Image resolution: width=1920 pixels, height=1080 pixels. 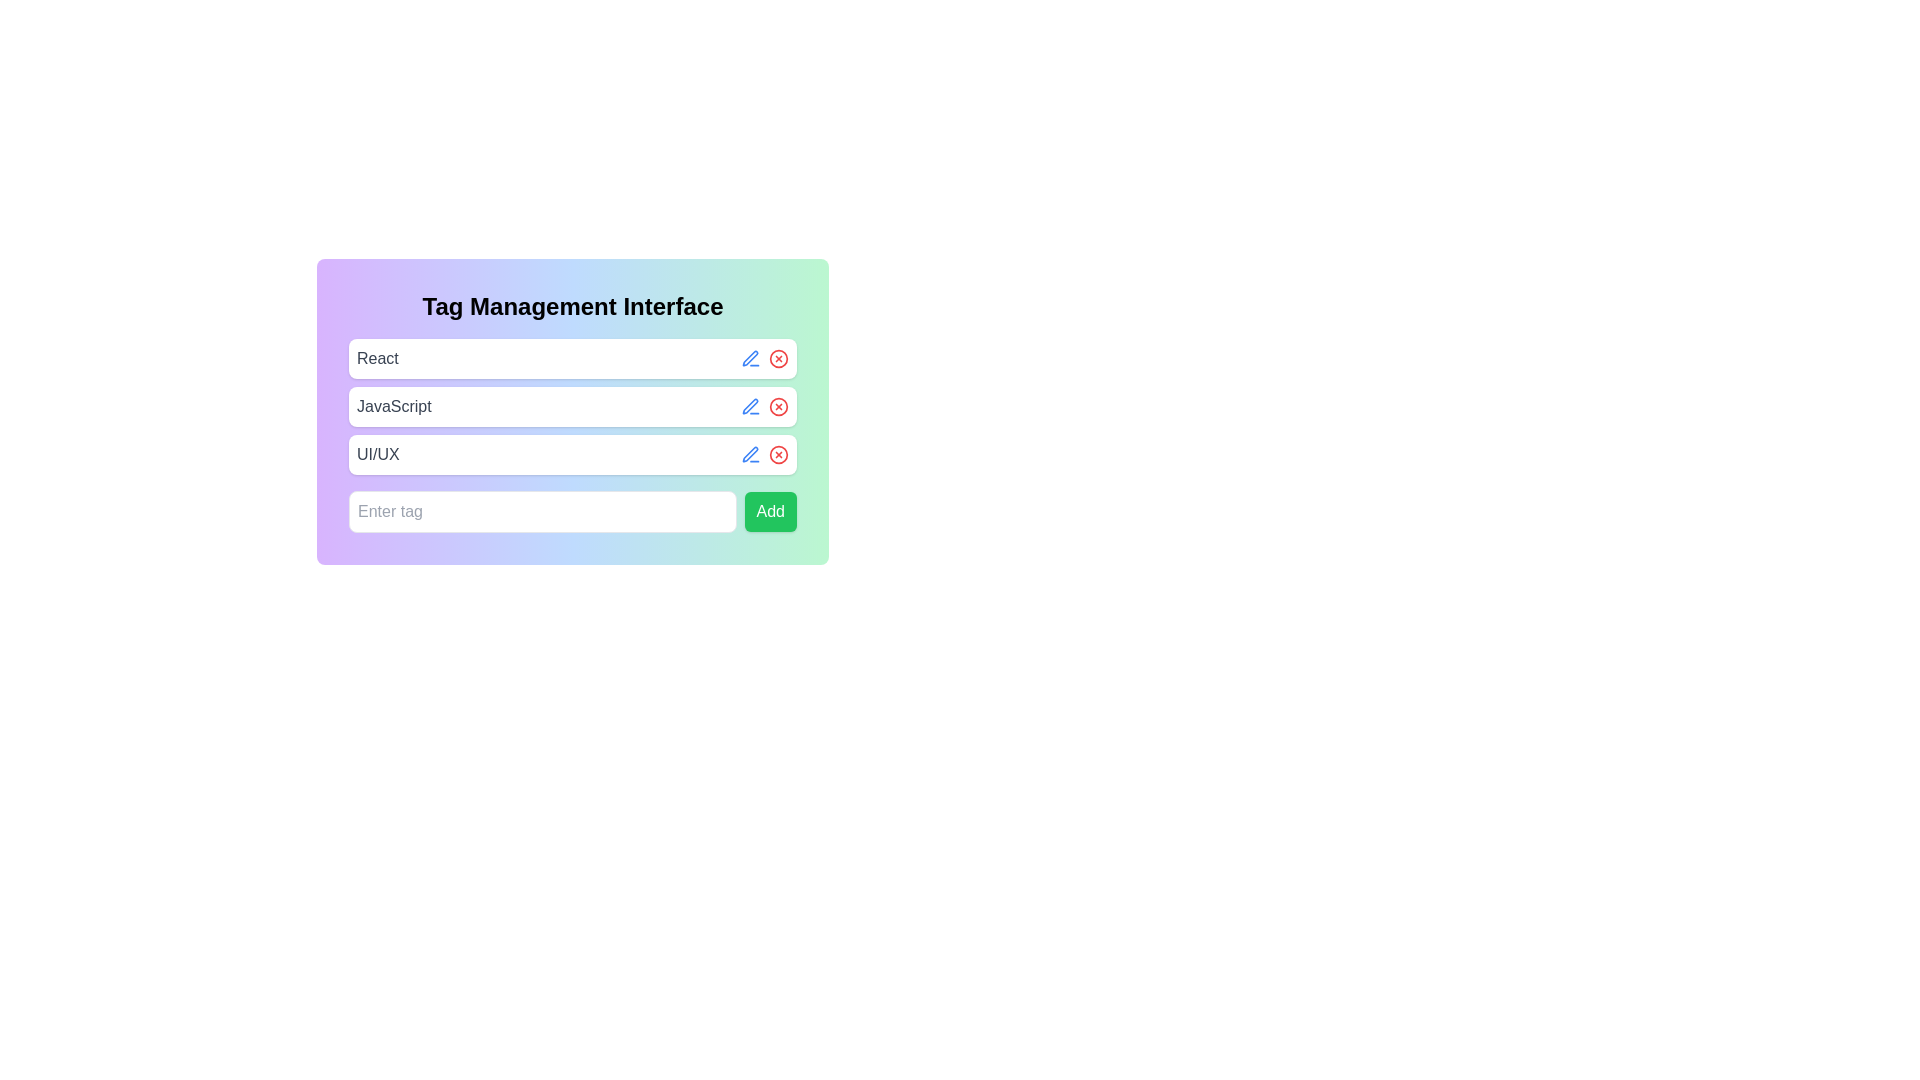 I want to click on the edit icon button located next to the text field labeled 'UI/UX', so click(x=749, y=455).